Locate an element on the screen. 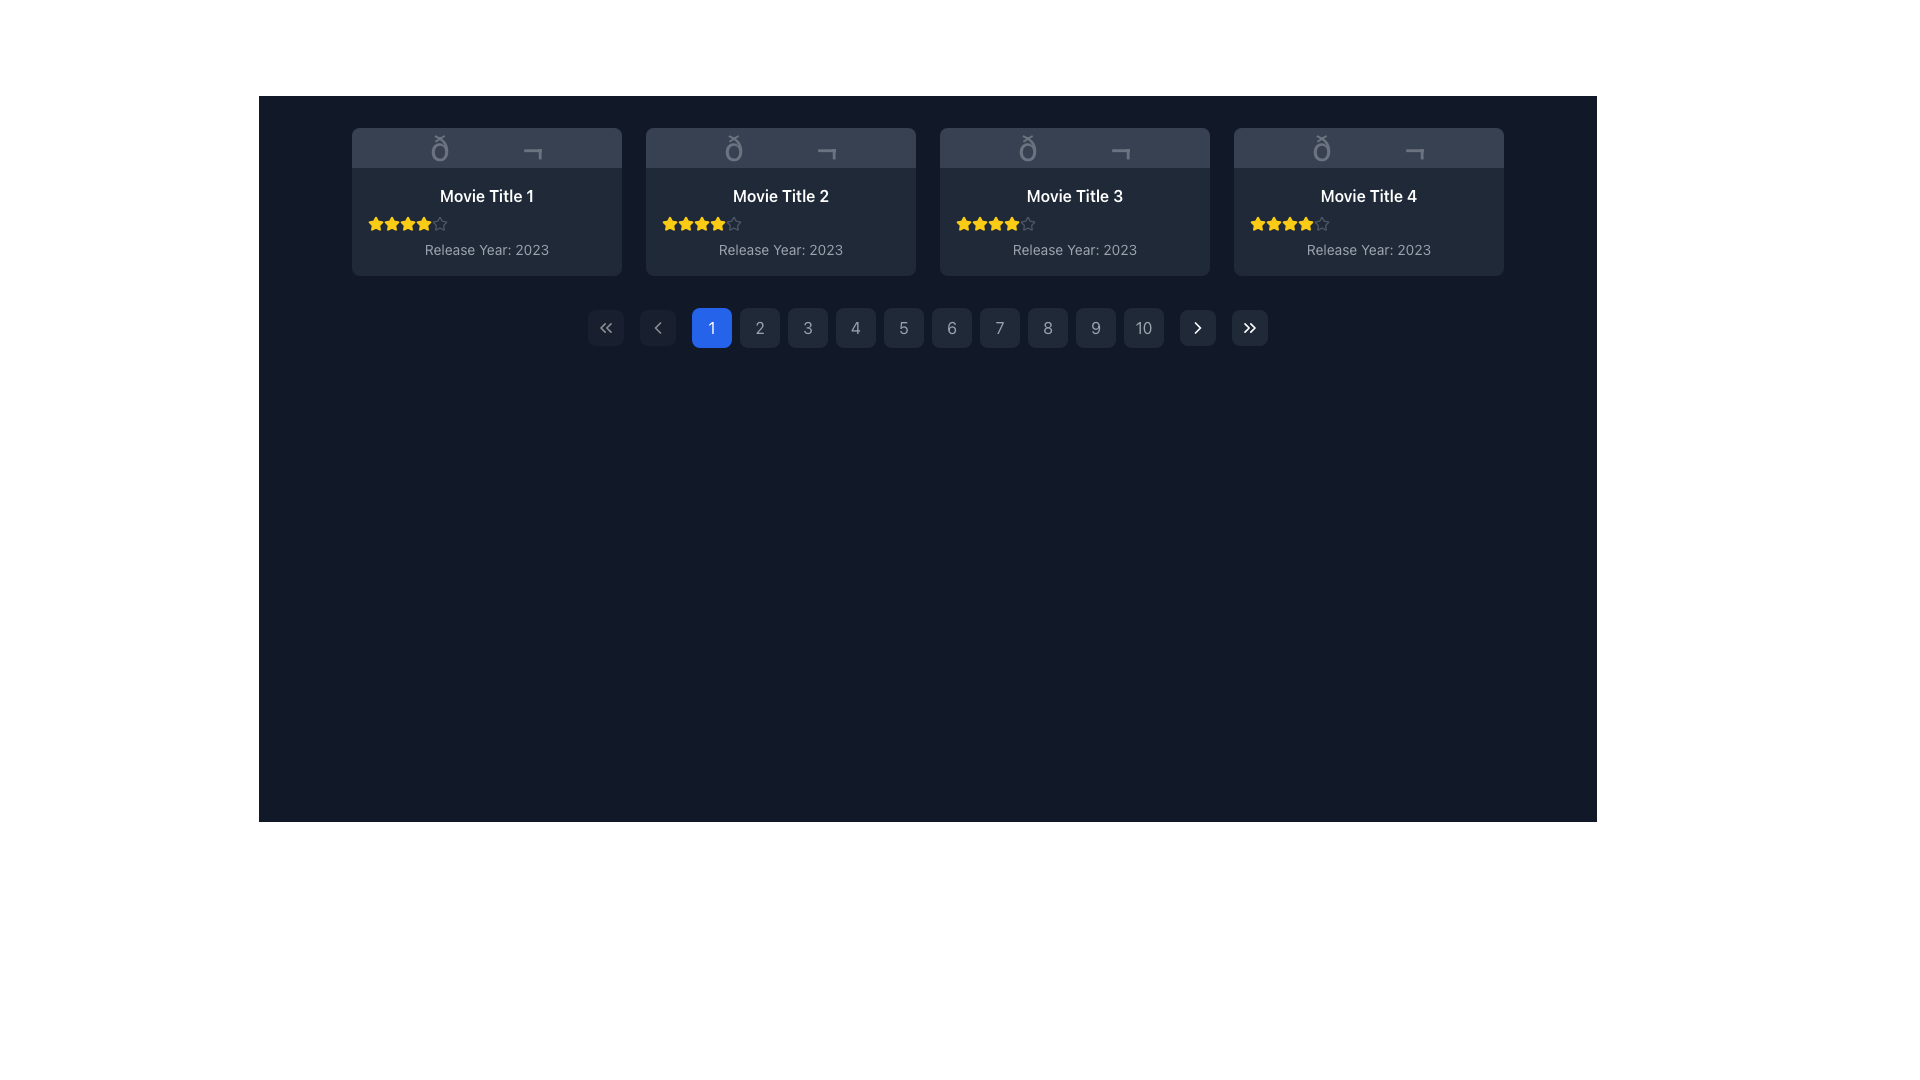 This screenshot has height=1080, width=1920. the next-page navigation button located on the rightmost side of the horizontal navigation bar is located at coordinates (1198, 326).